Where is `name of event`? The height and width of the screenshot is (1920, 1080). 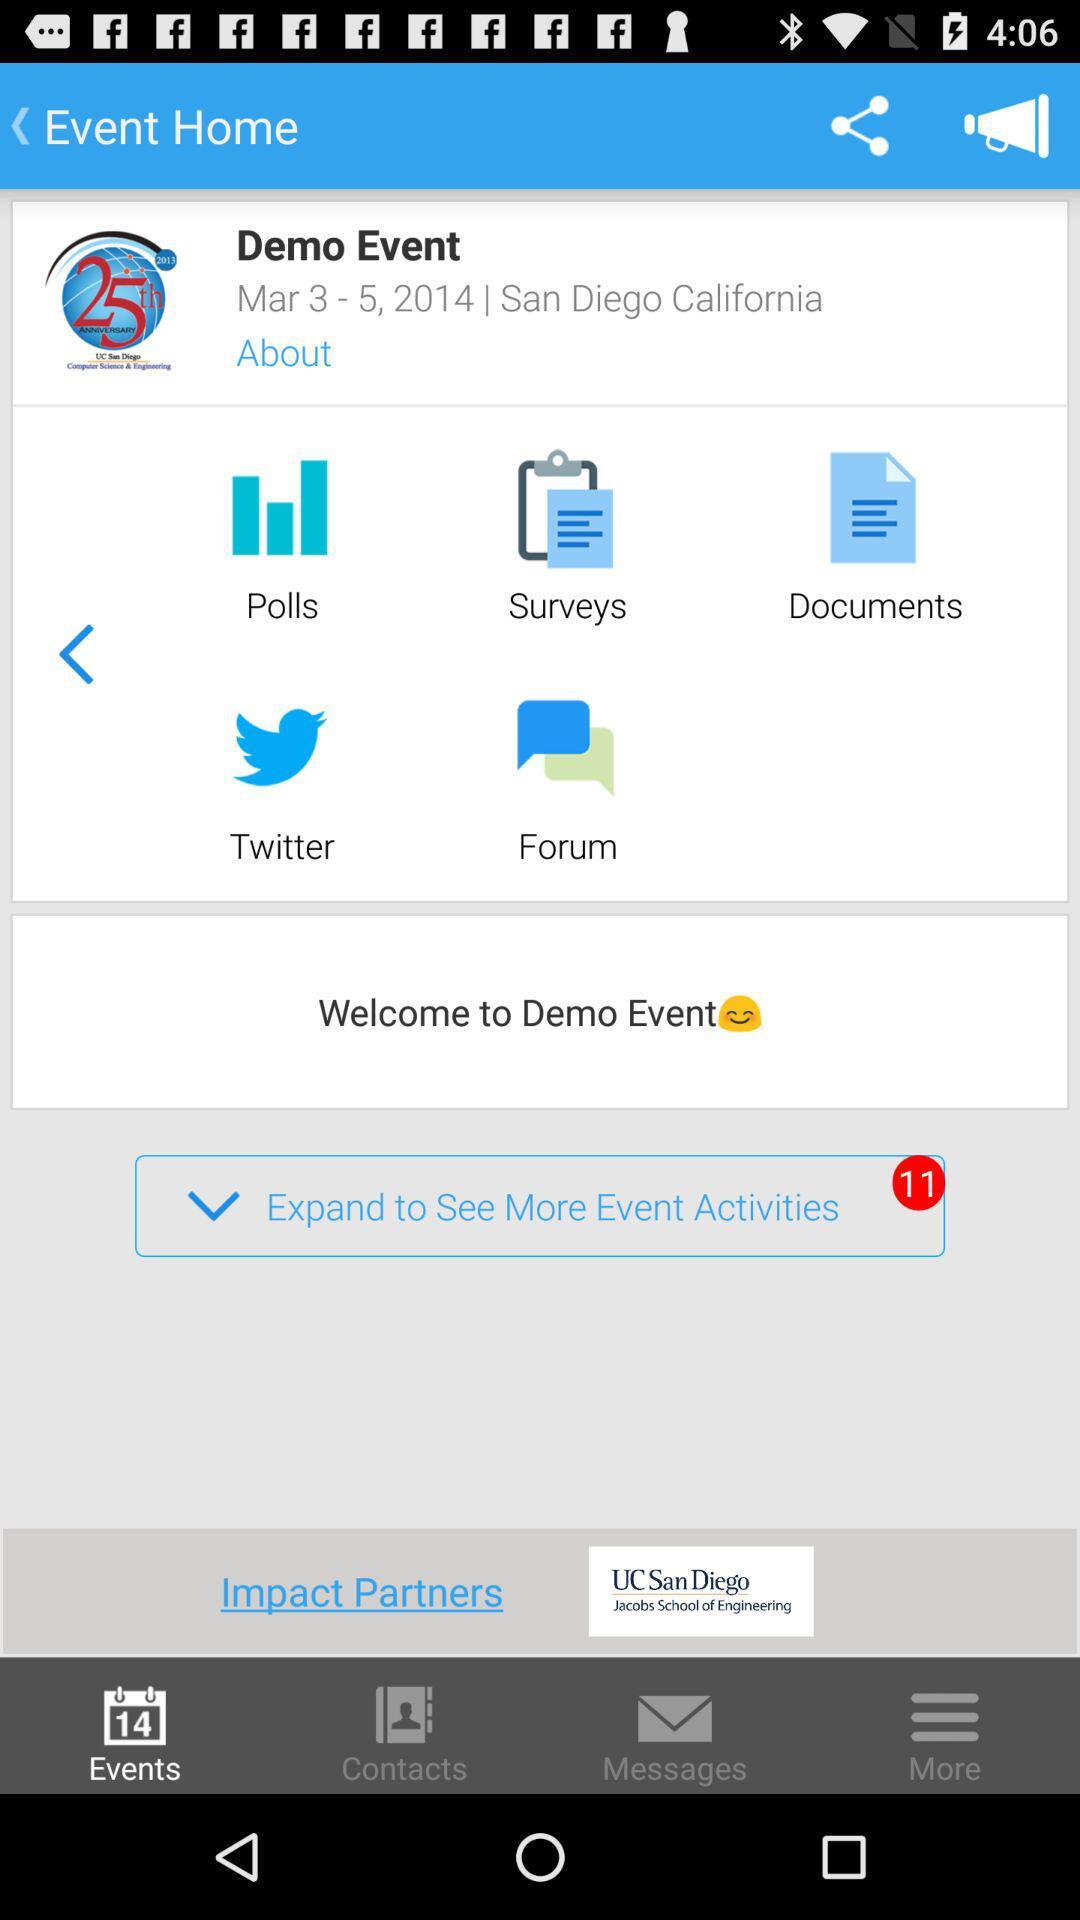
name of event is located at coordinates (111, 299).